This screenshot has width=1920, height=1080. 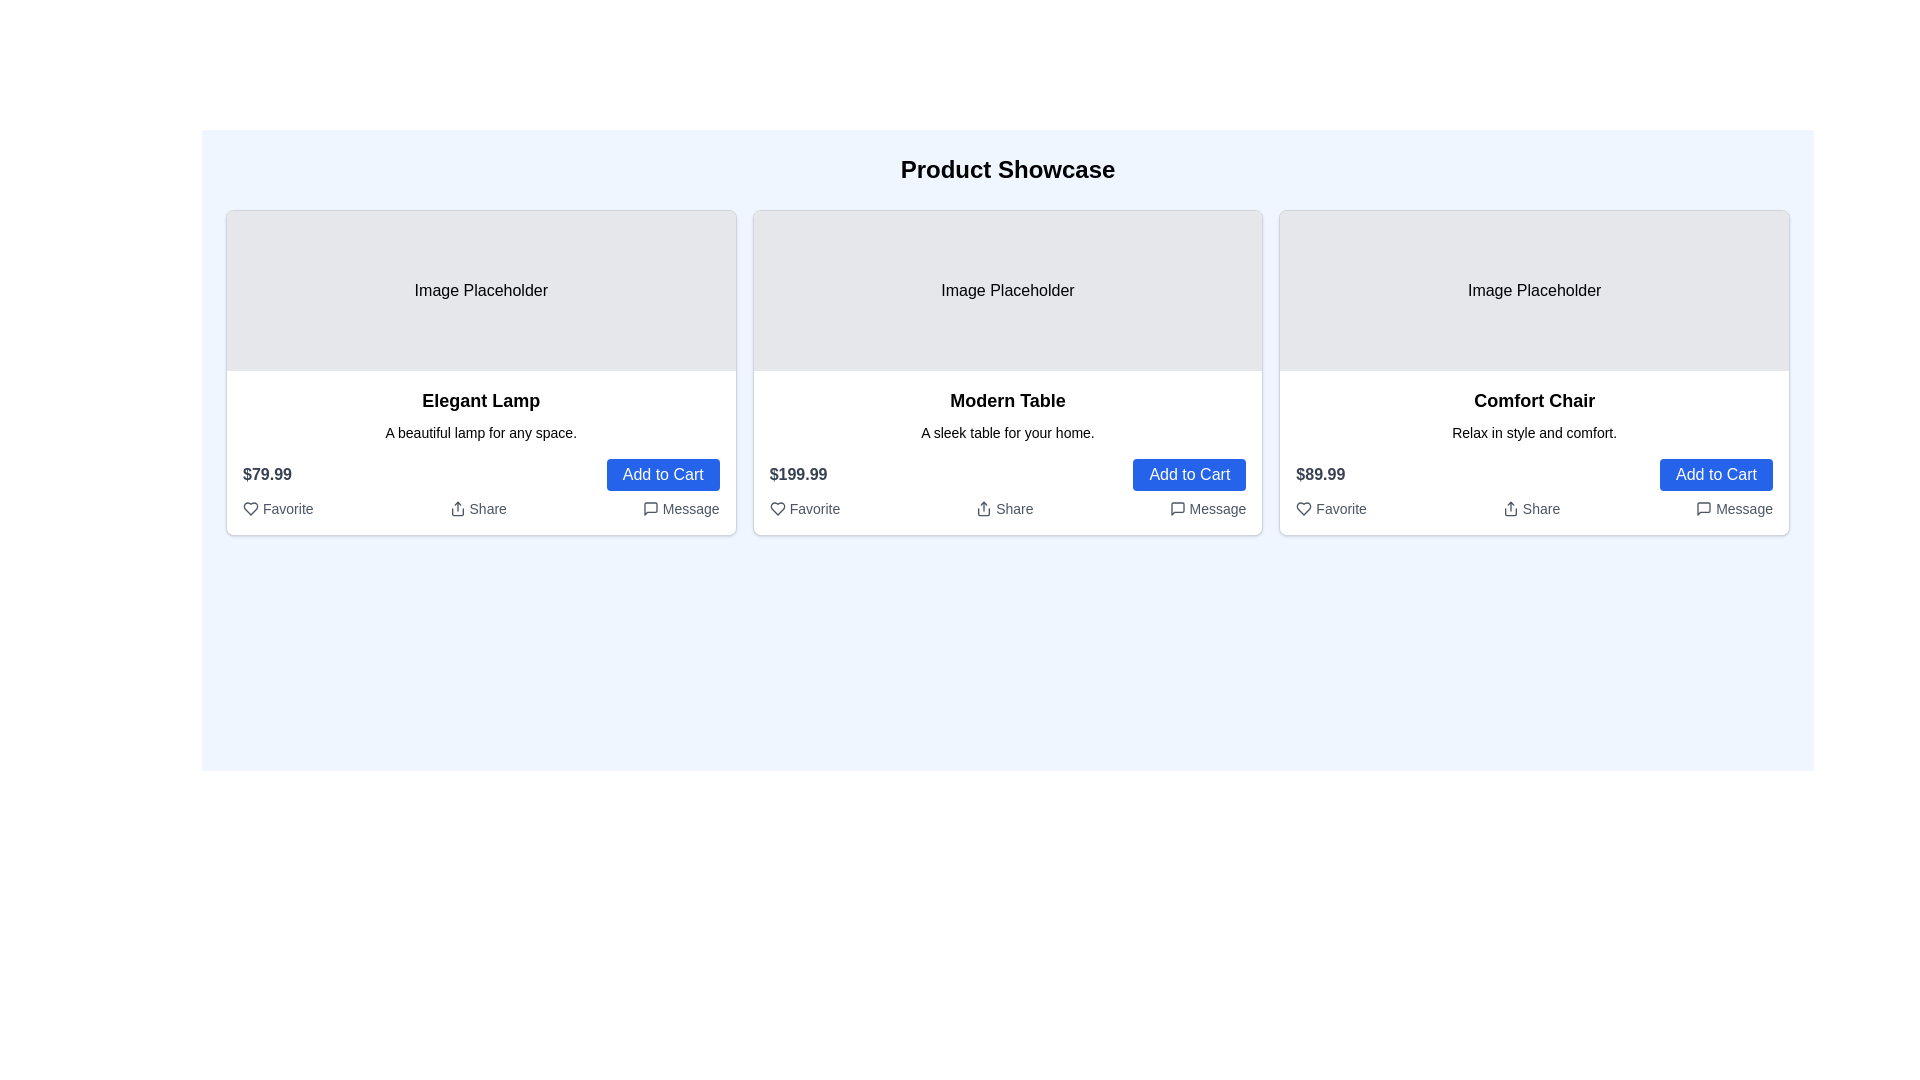 What do you see at coordinates (804, 508) in the screenshot?
I see `the 'Favorite' button located at the bottom of the 'Modern Table' card` at bounding box center [804, 508].